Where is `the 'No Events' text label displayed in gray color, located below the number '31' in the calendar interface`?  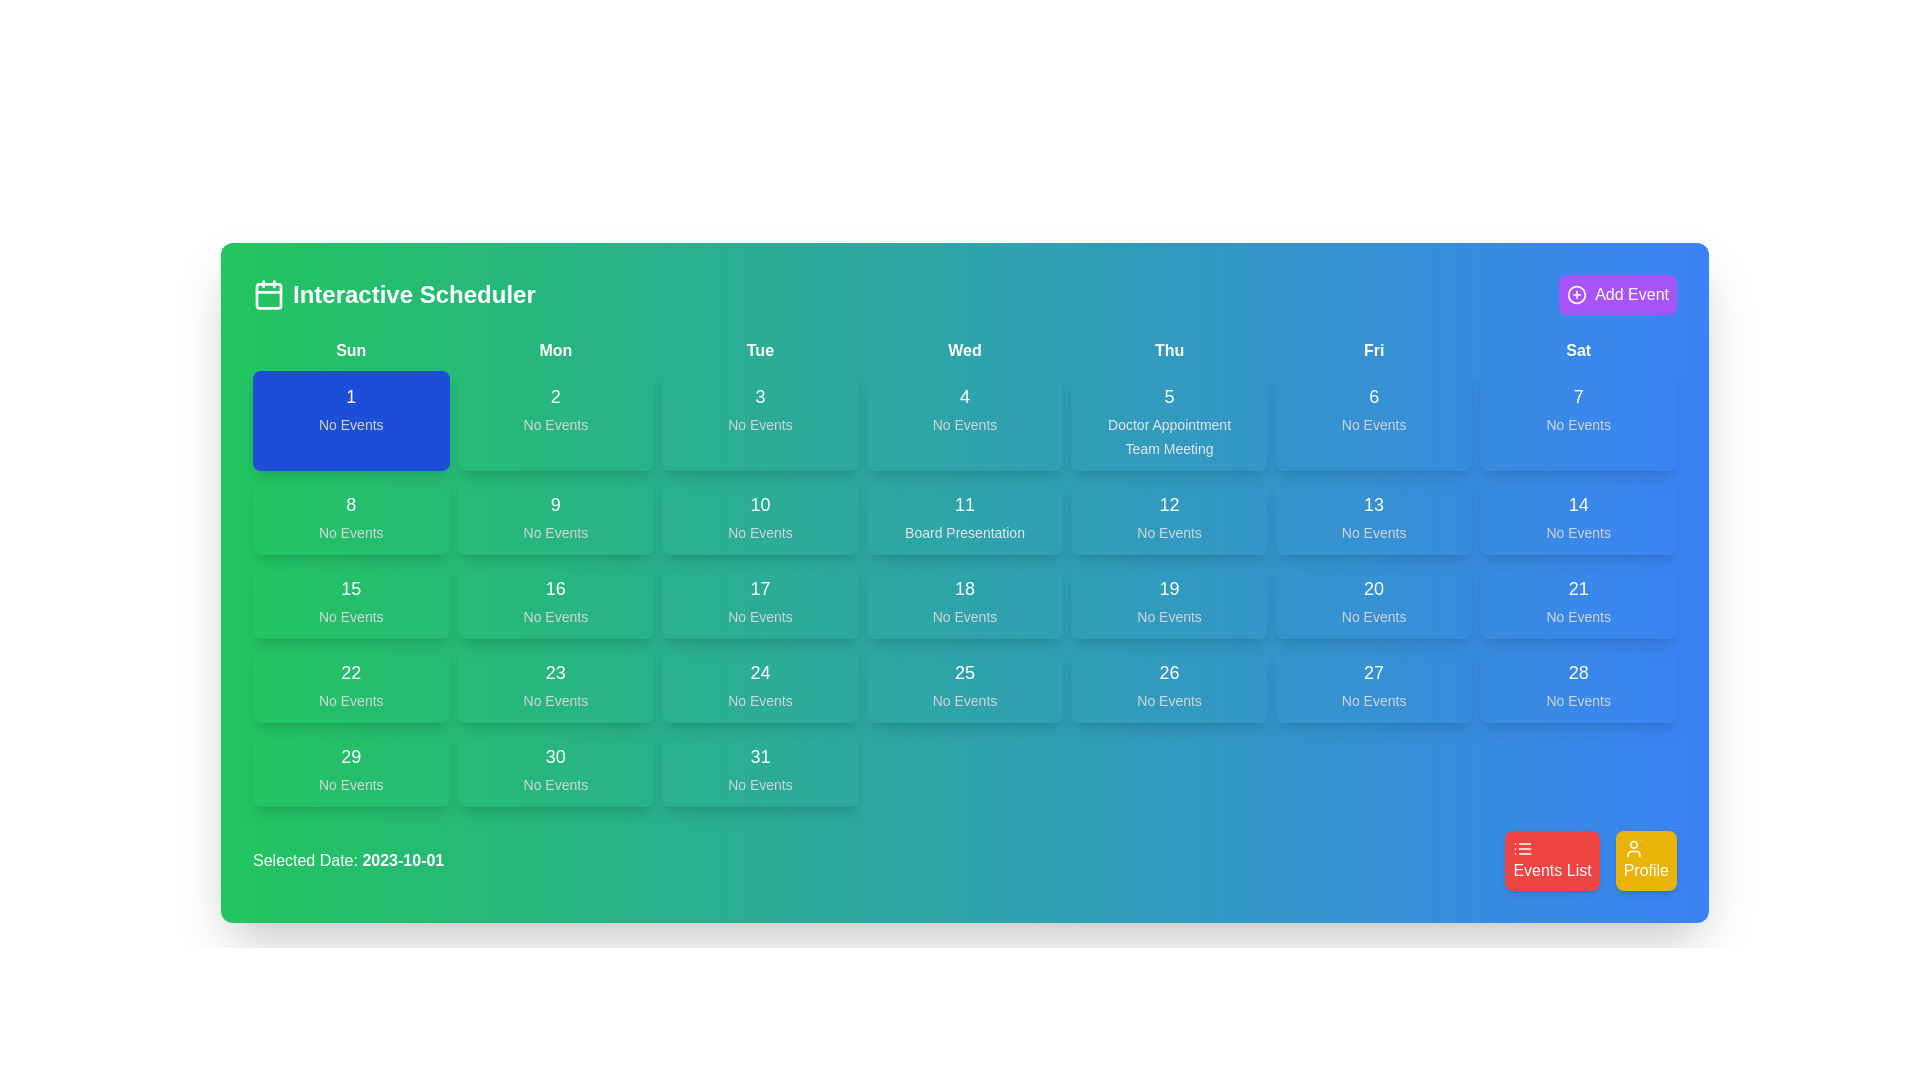
the 'No Events' text label displayed in gray color, located below the number '31' in the calendar interface is located at coordinates (759, 784).